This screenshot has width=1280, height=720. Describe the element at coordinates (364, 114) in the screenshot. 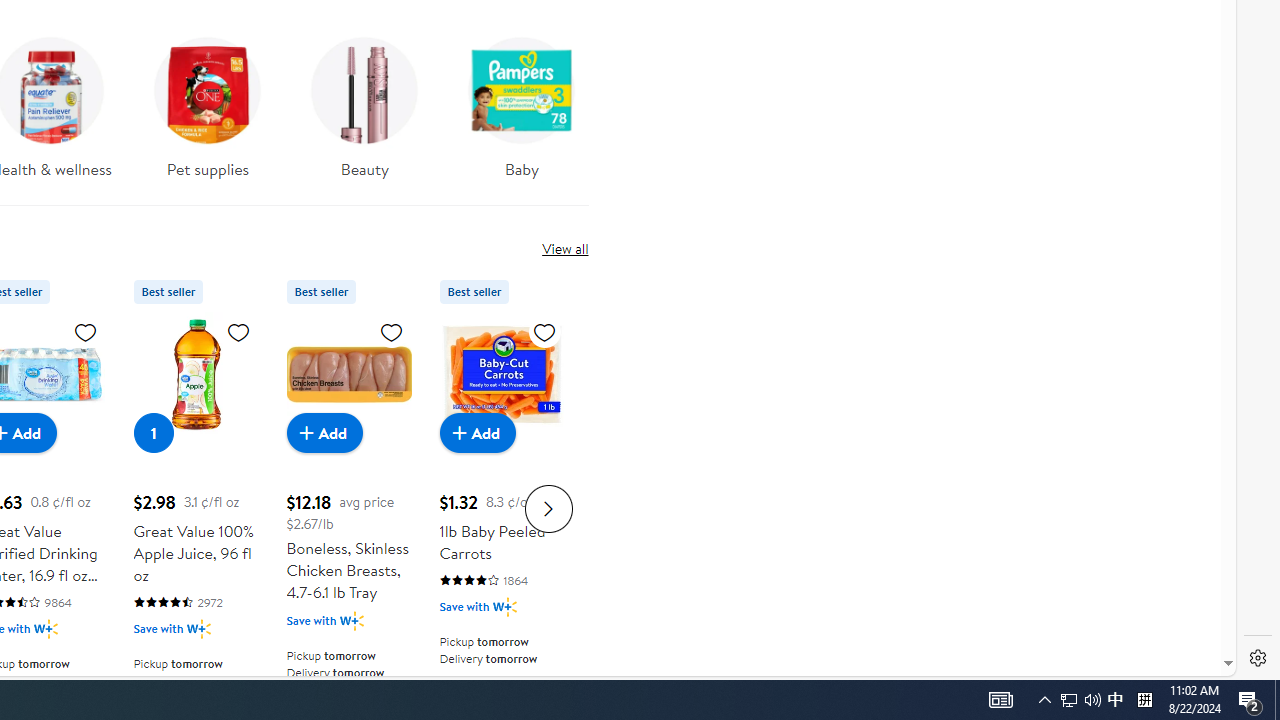

I see `'Beauty'` at that location.